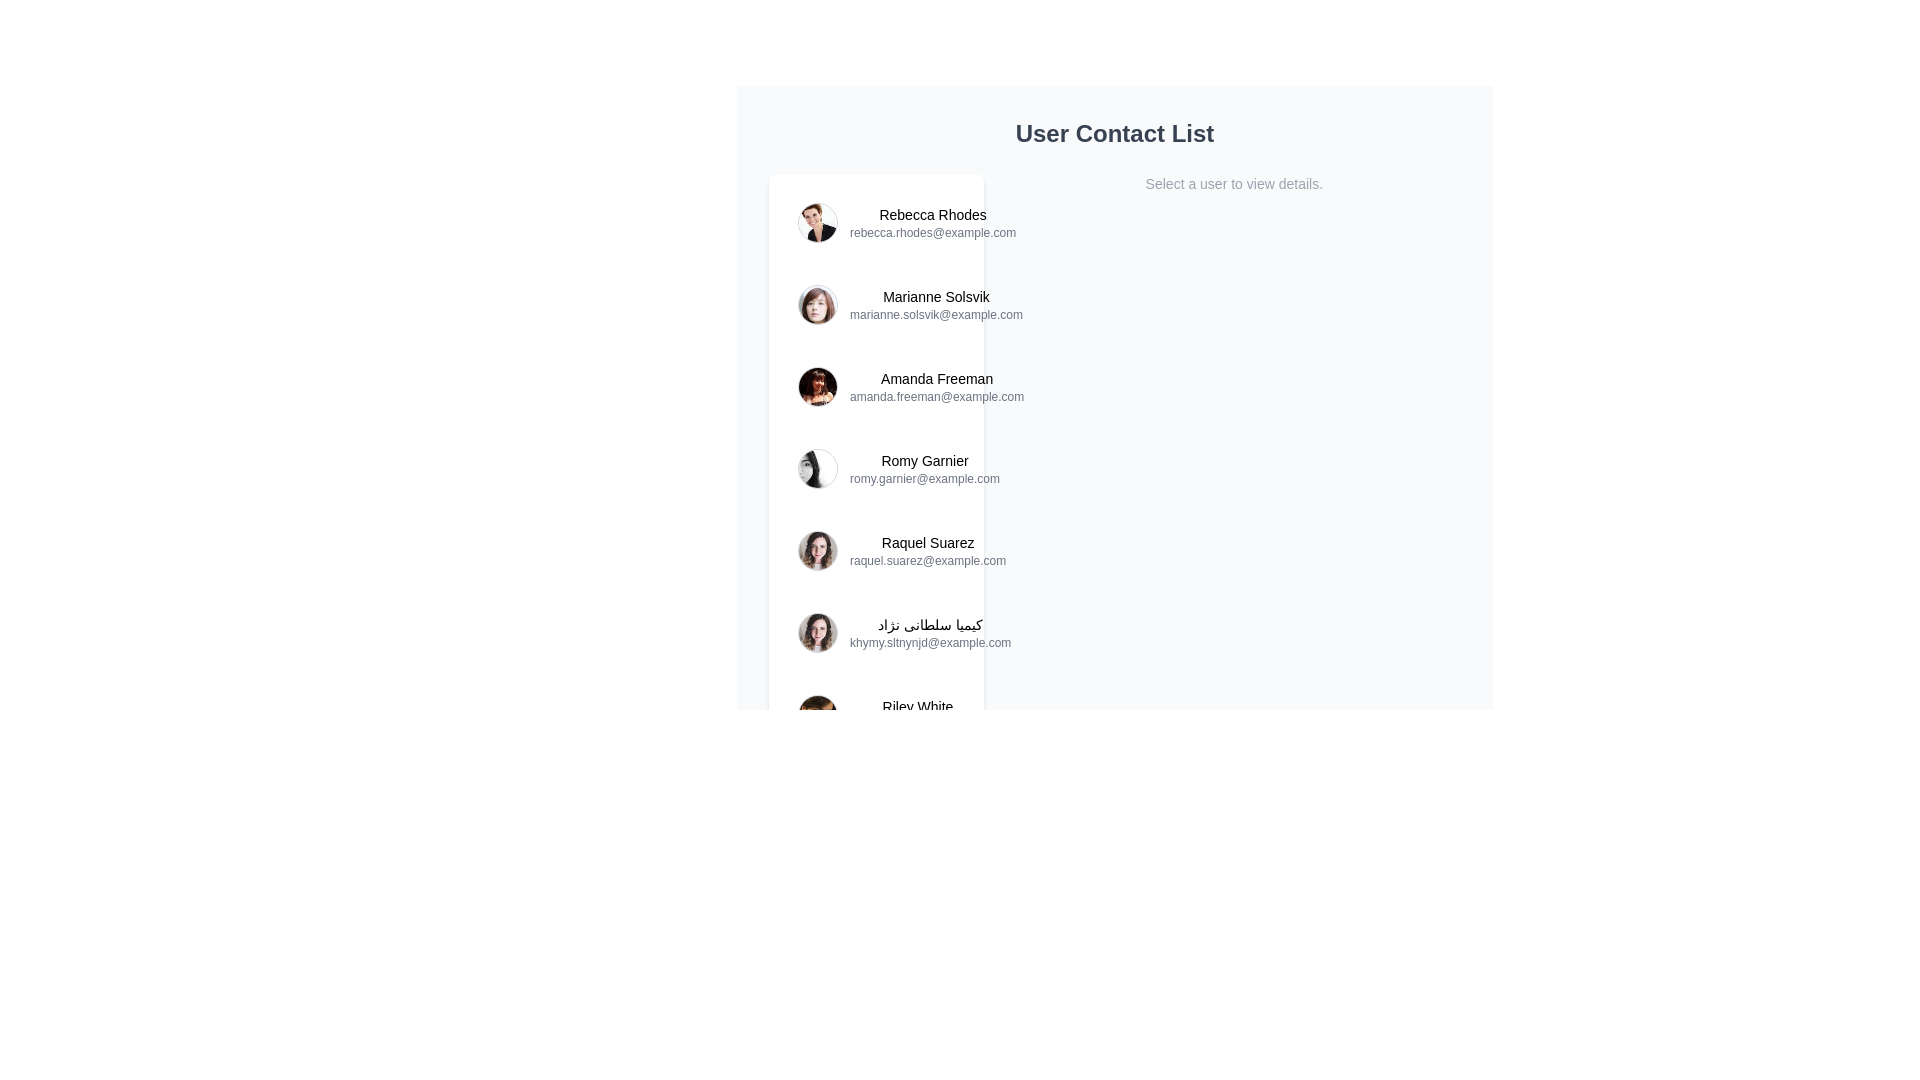 This screenshot has width=1920, height=1080. Describe the element at coordinates (927, 551) in the screenshot. I see `the text label pair displaying the user's name and email address located in the fifth entry of the vertically aligned user contact list` at that location.